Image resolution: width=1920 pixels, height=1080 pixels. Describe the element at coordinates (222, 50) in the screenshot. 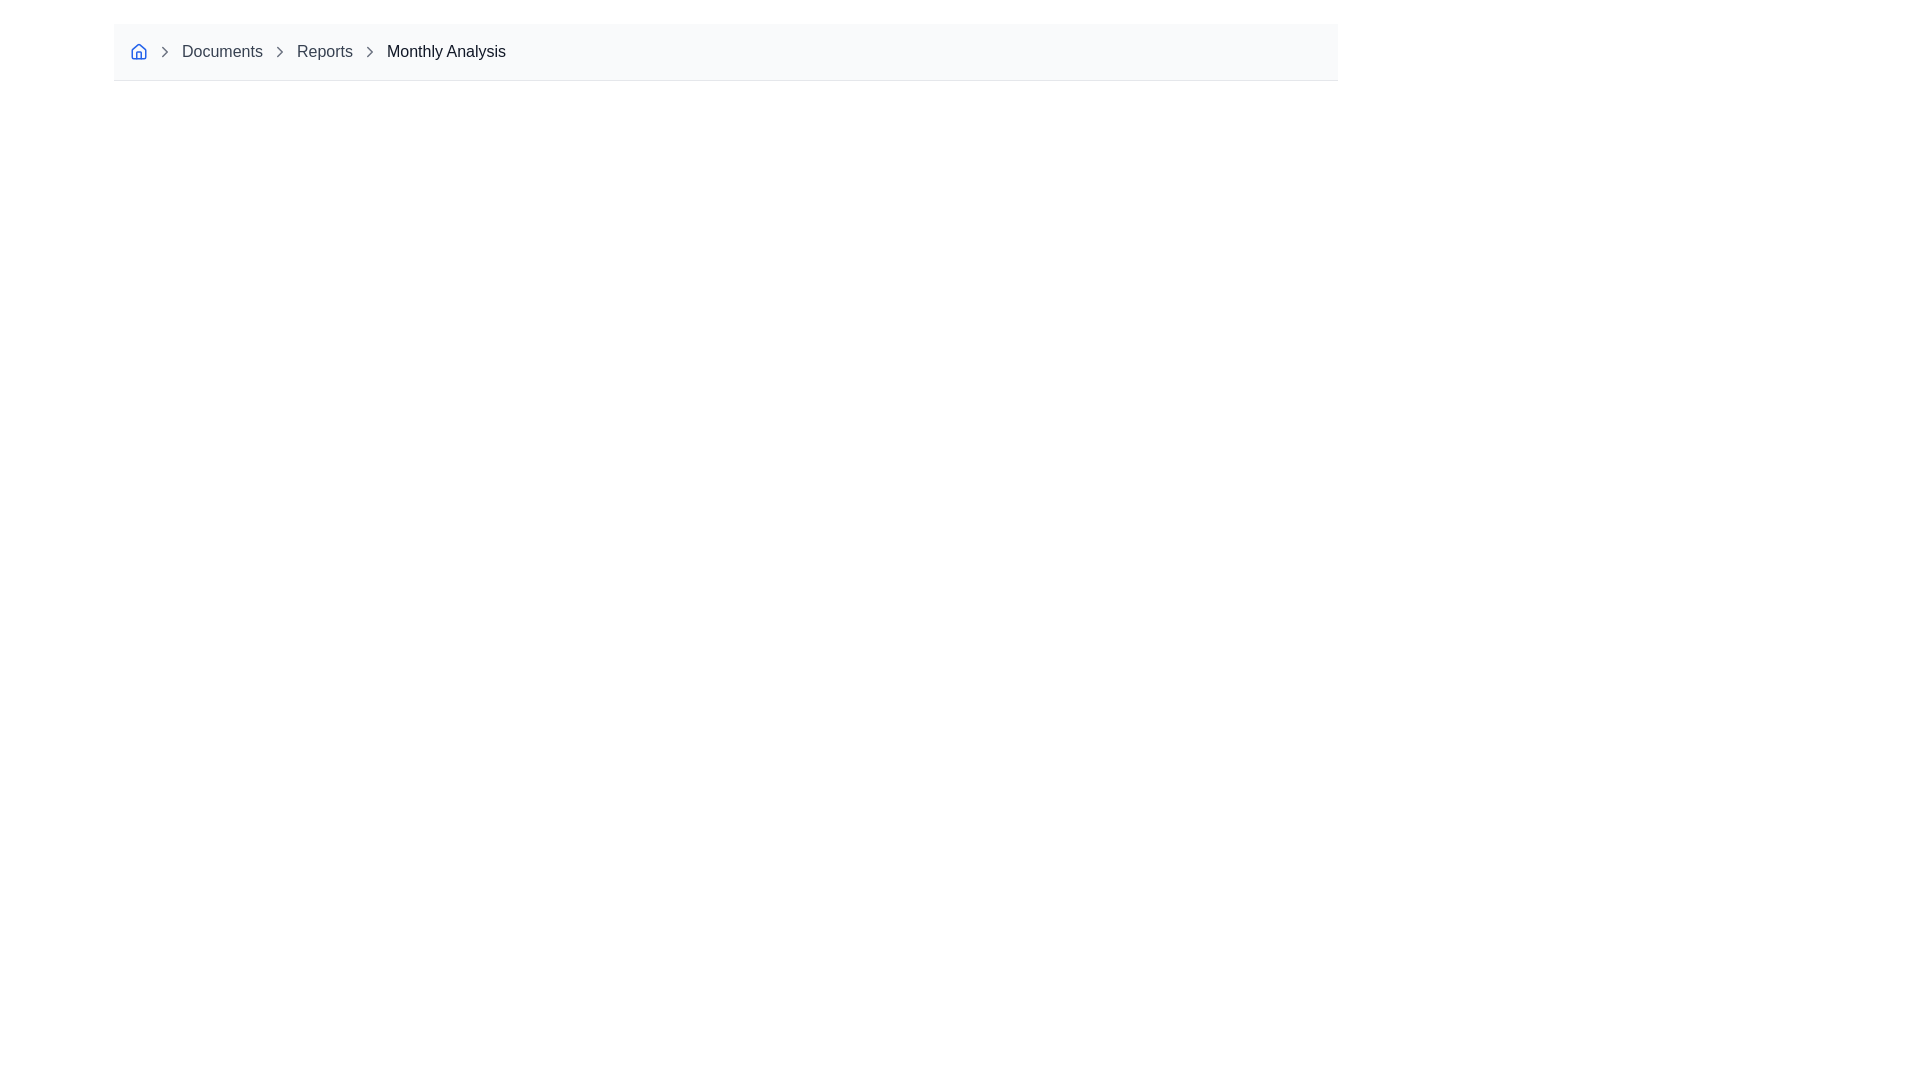

I see `the 'Documents' breadcrumb link` at that location.